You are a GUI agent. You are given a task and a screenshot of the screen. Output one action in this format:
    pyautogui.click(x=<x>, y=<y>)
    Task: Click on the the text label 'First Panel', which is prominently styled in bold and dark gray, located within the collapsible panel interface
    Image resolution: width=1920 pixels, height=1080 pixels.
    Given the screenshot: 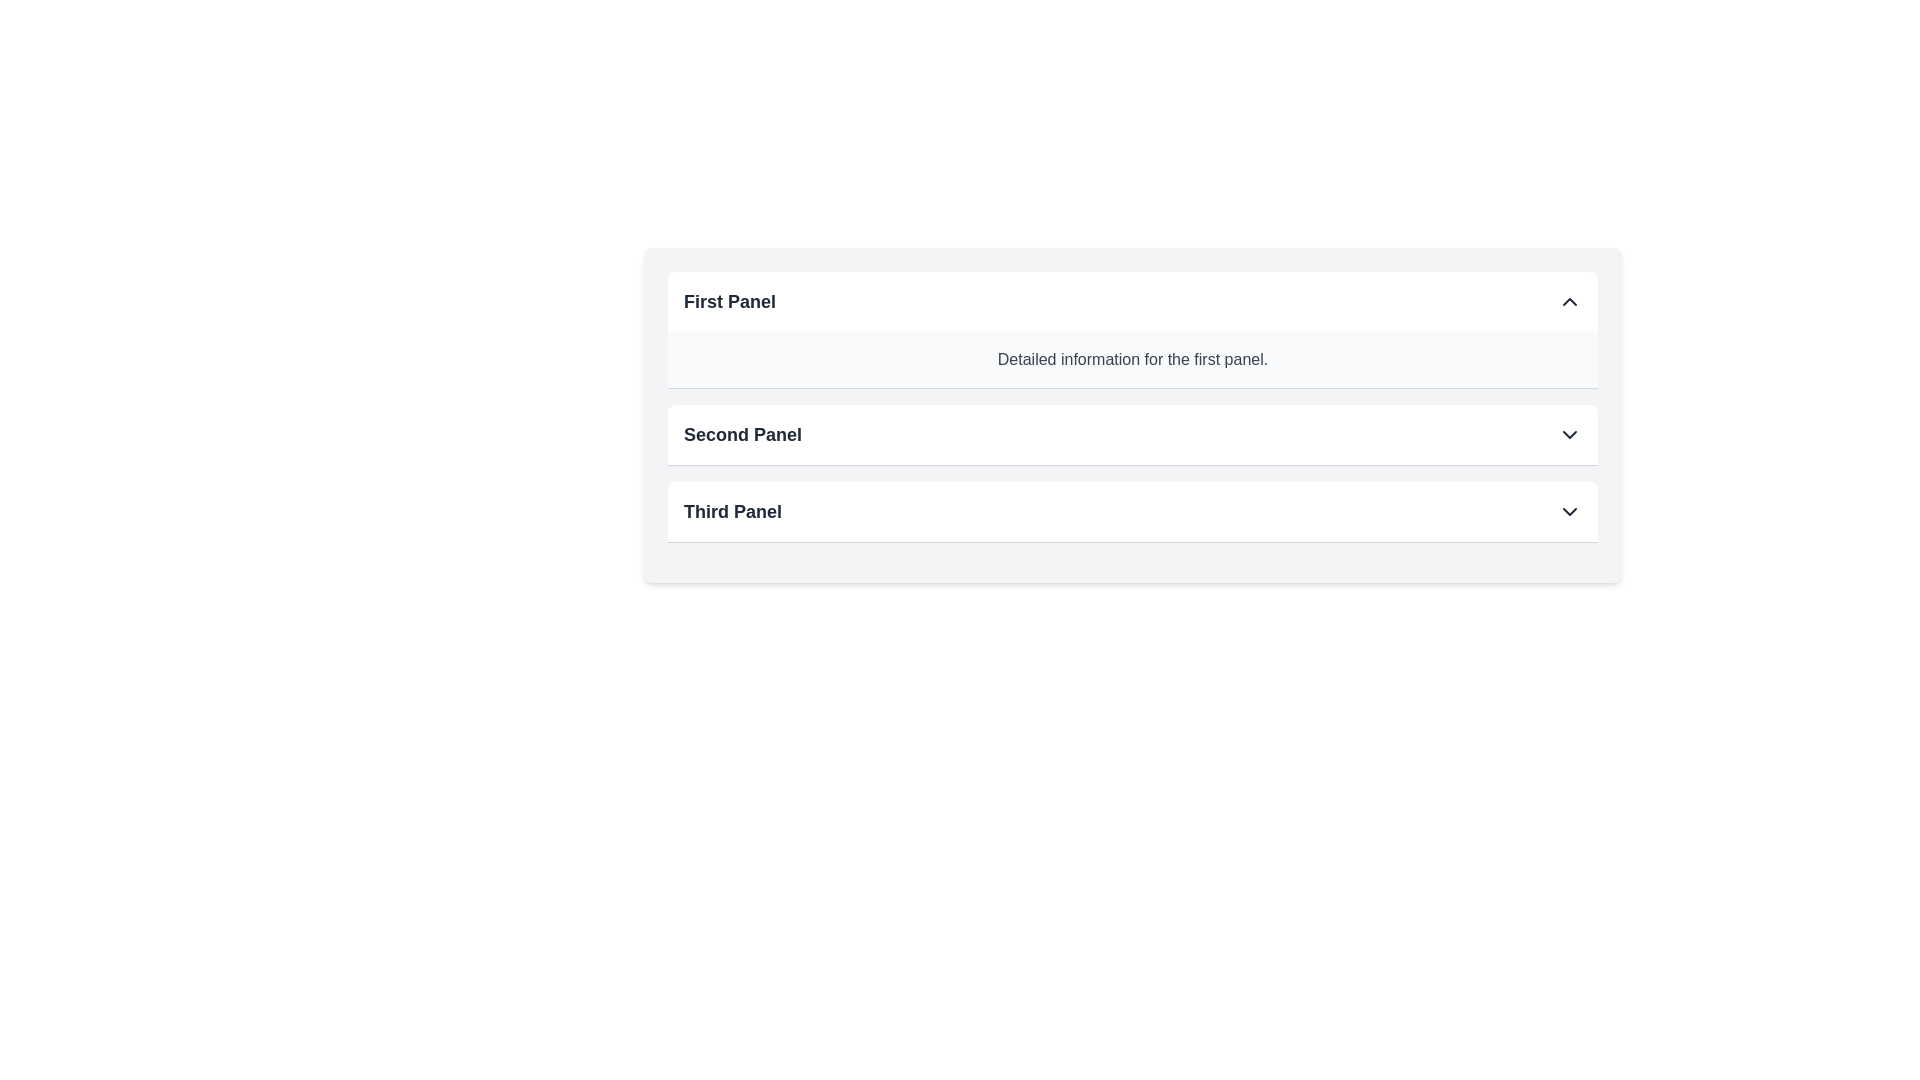 What is the action you would take?
    pyautogui.click(x=728, y=301)
    